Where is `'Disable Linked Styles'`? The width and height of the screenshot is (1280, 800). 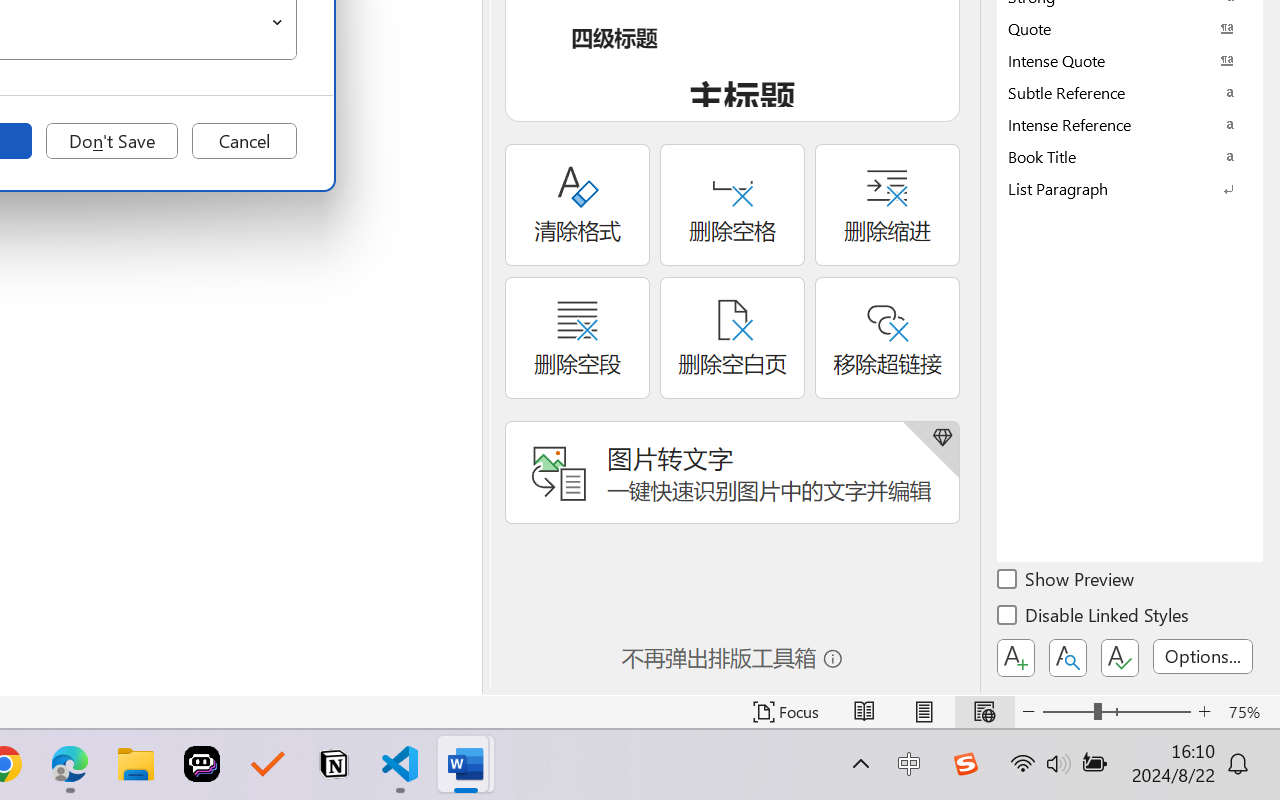 'Disable Linked Styles' is located at coordinates (1094, 618).